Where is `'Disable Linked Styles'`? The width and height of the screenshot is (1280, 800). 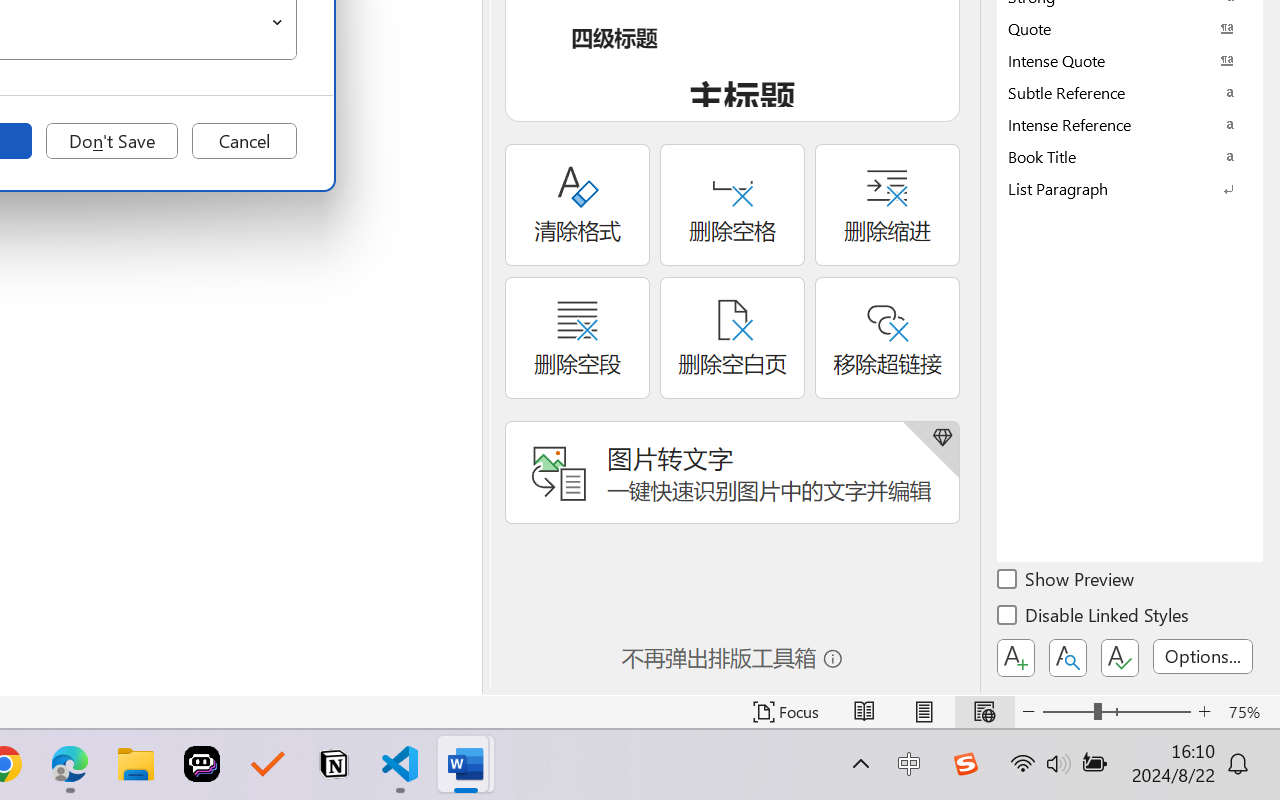 'Disable Linked Styles' is located at coordinates (1094, 618).